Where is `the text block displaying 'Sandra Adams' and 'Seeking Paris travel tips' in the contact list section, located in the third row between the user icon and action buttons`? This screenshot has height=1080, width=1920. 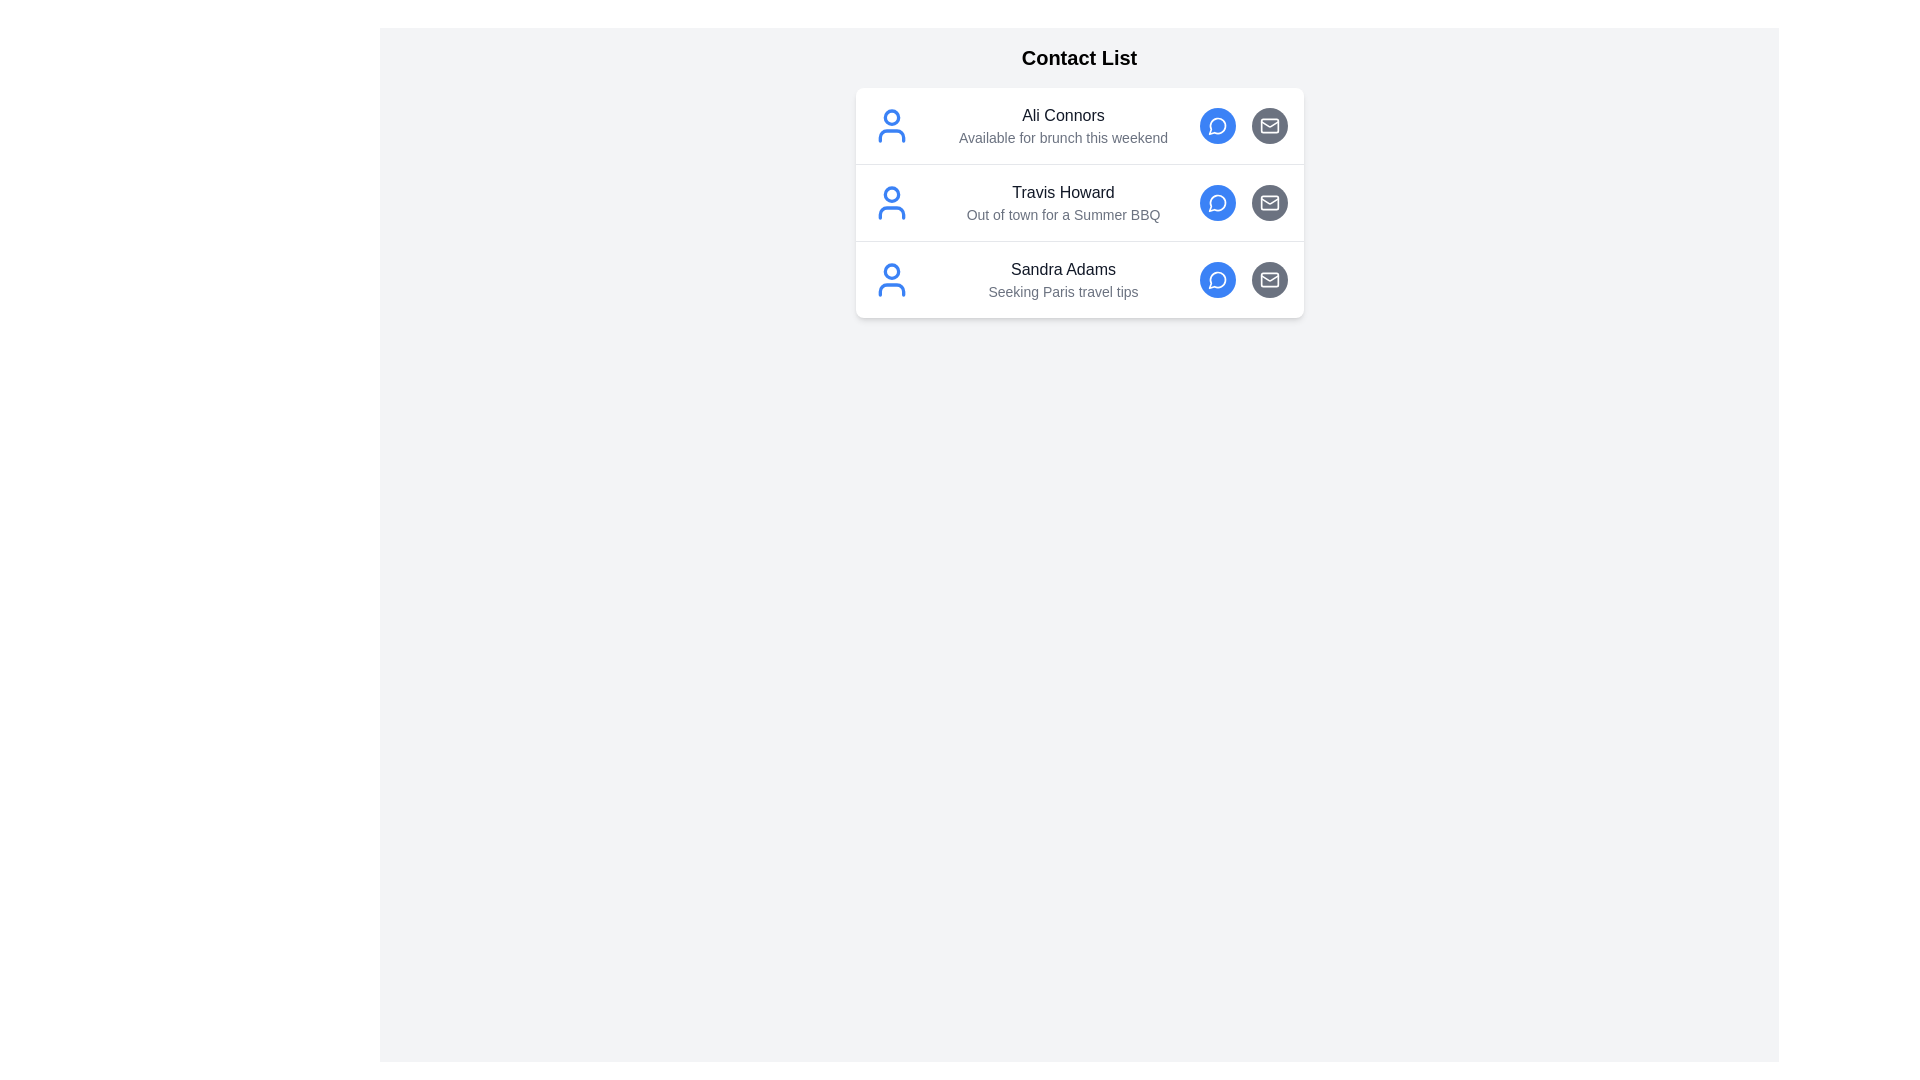 the text block displaying 'Sandra Adams' and 'Seeking Paris travel tips' in the contact list section, located in the third row between the user icon and action buttons is located at coordinates (1062, 280).